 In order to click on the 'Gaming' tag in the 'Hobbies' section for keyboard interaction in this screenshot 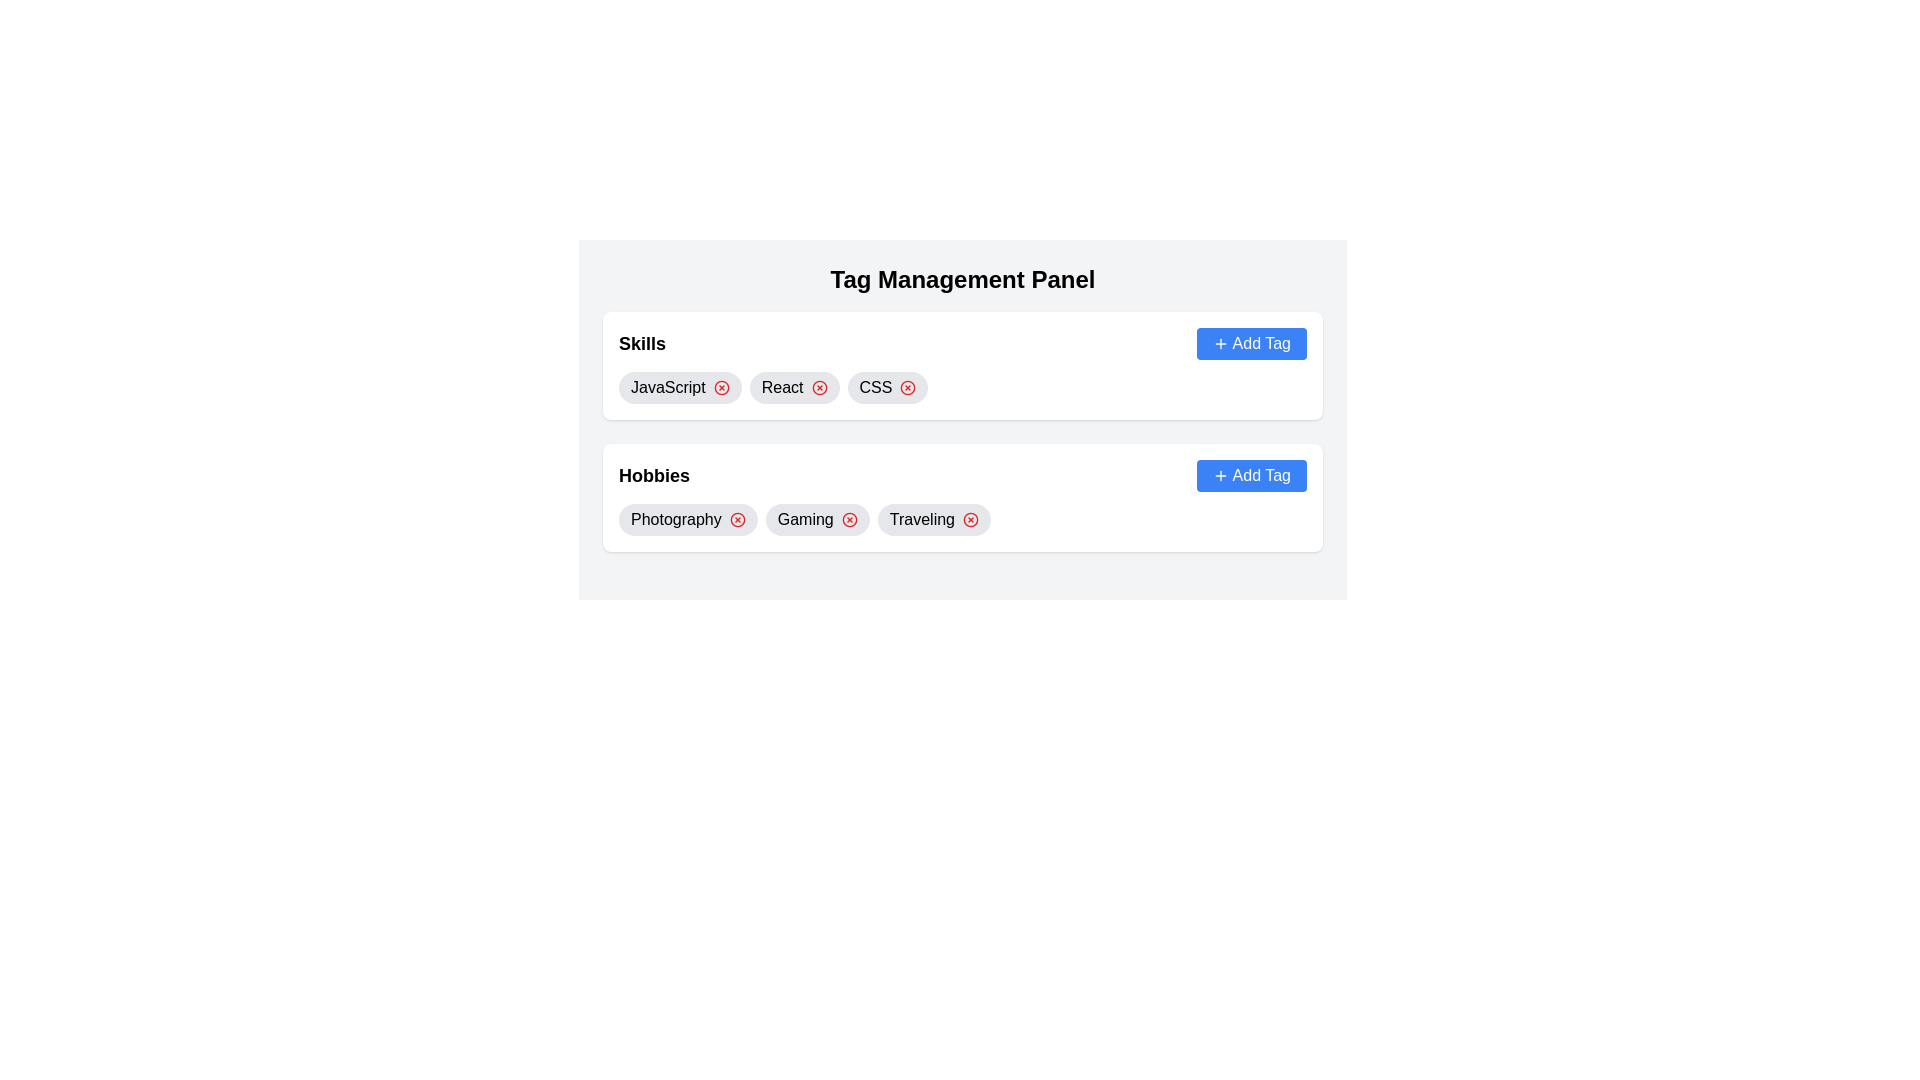, I will do `click(817, 519)`.